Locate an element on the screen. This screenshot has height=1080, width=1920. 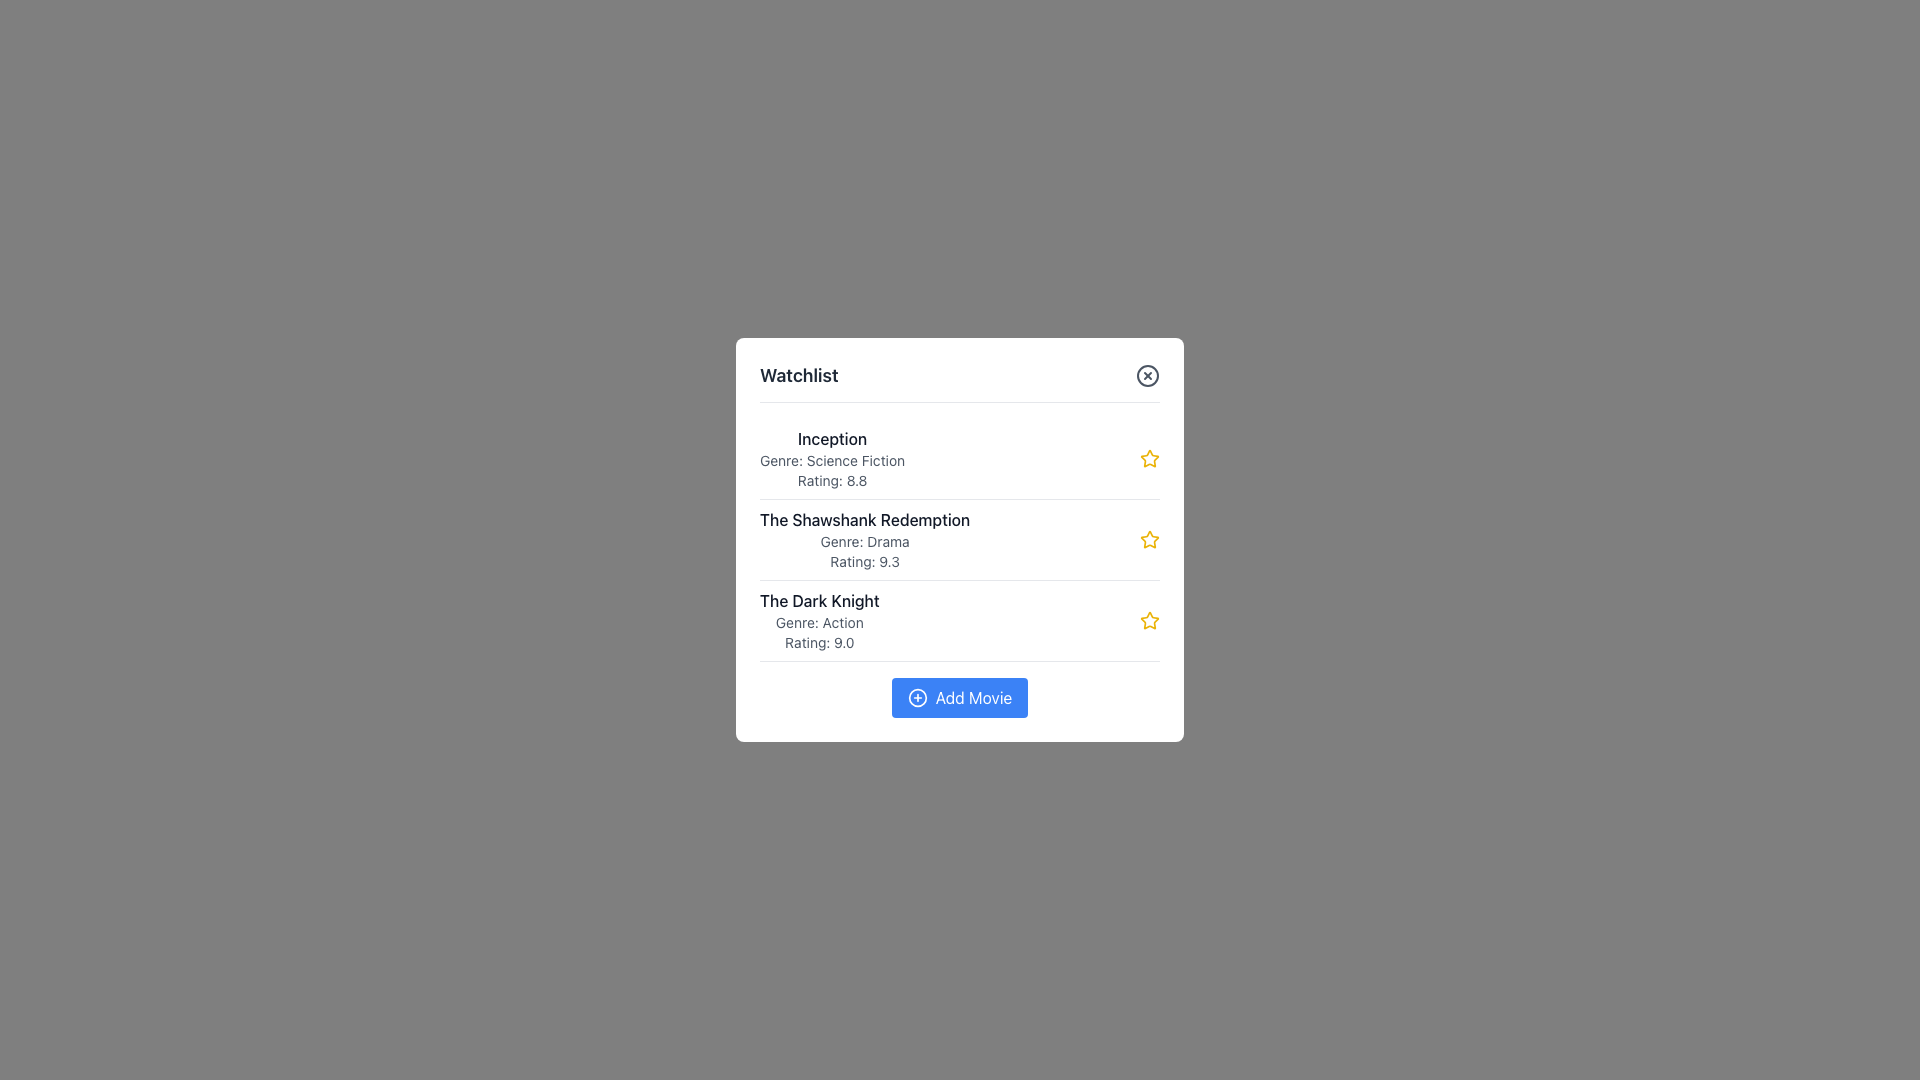
text displayed in the 'Genre: Action' label located beneath the title 'The Dark Knight' and above the rating information 'Rating: 9.0' is located at coordinates (819, 622).